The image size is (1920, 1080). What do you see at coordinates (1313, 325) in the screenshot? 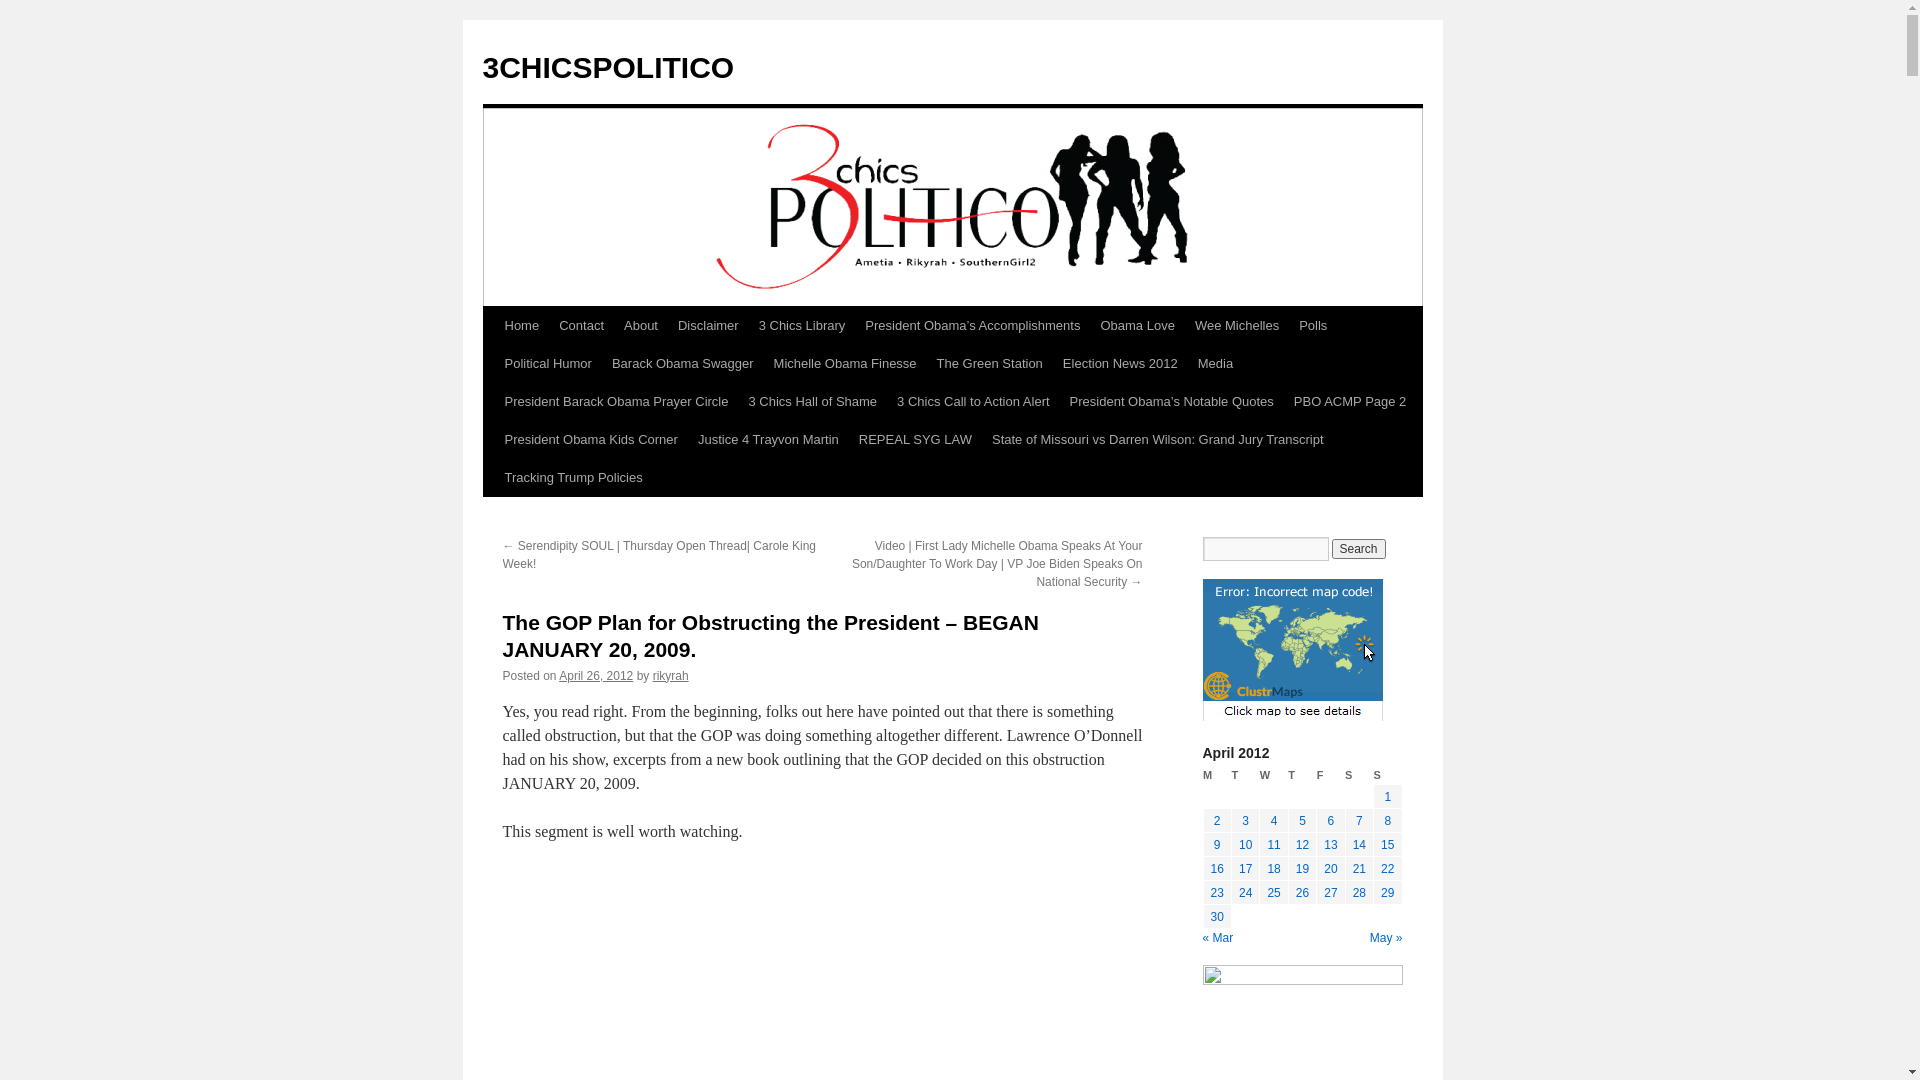
I see `'Polls'` at bounding box center [1313, 325].